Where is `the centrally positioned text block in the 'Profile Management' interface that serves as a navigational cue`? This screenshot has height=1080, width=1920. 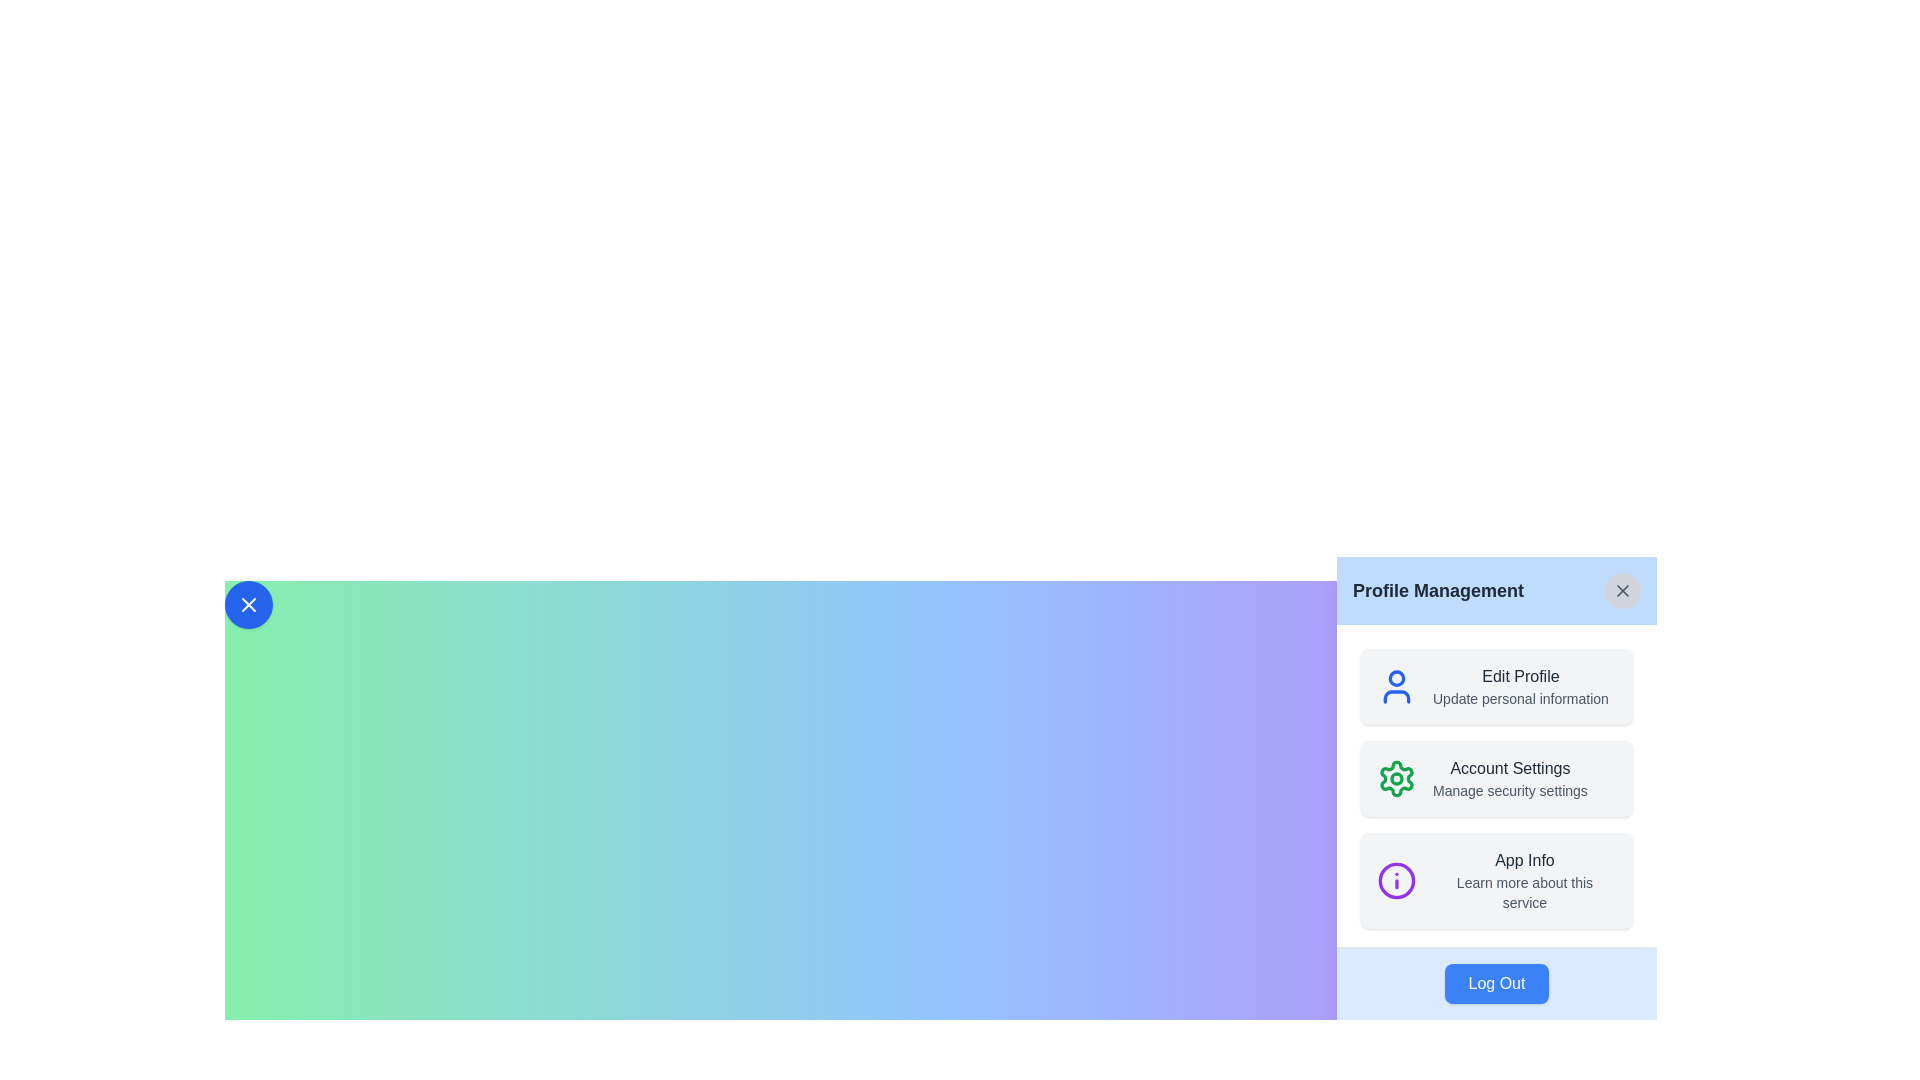 the centrally positioned text block in the 'Profile Management' interface that serves as a navigational cue is located at coordinates (1510, 778).